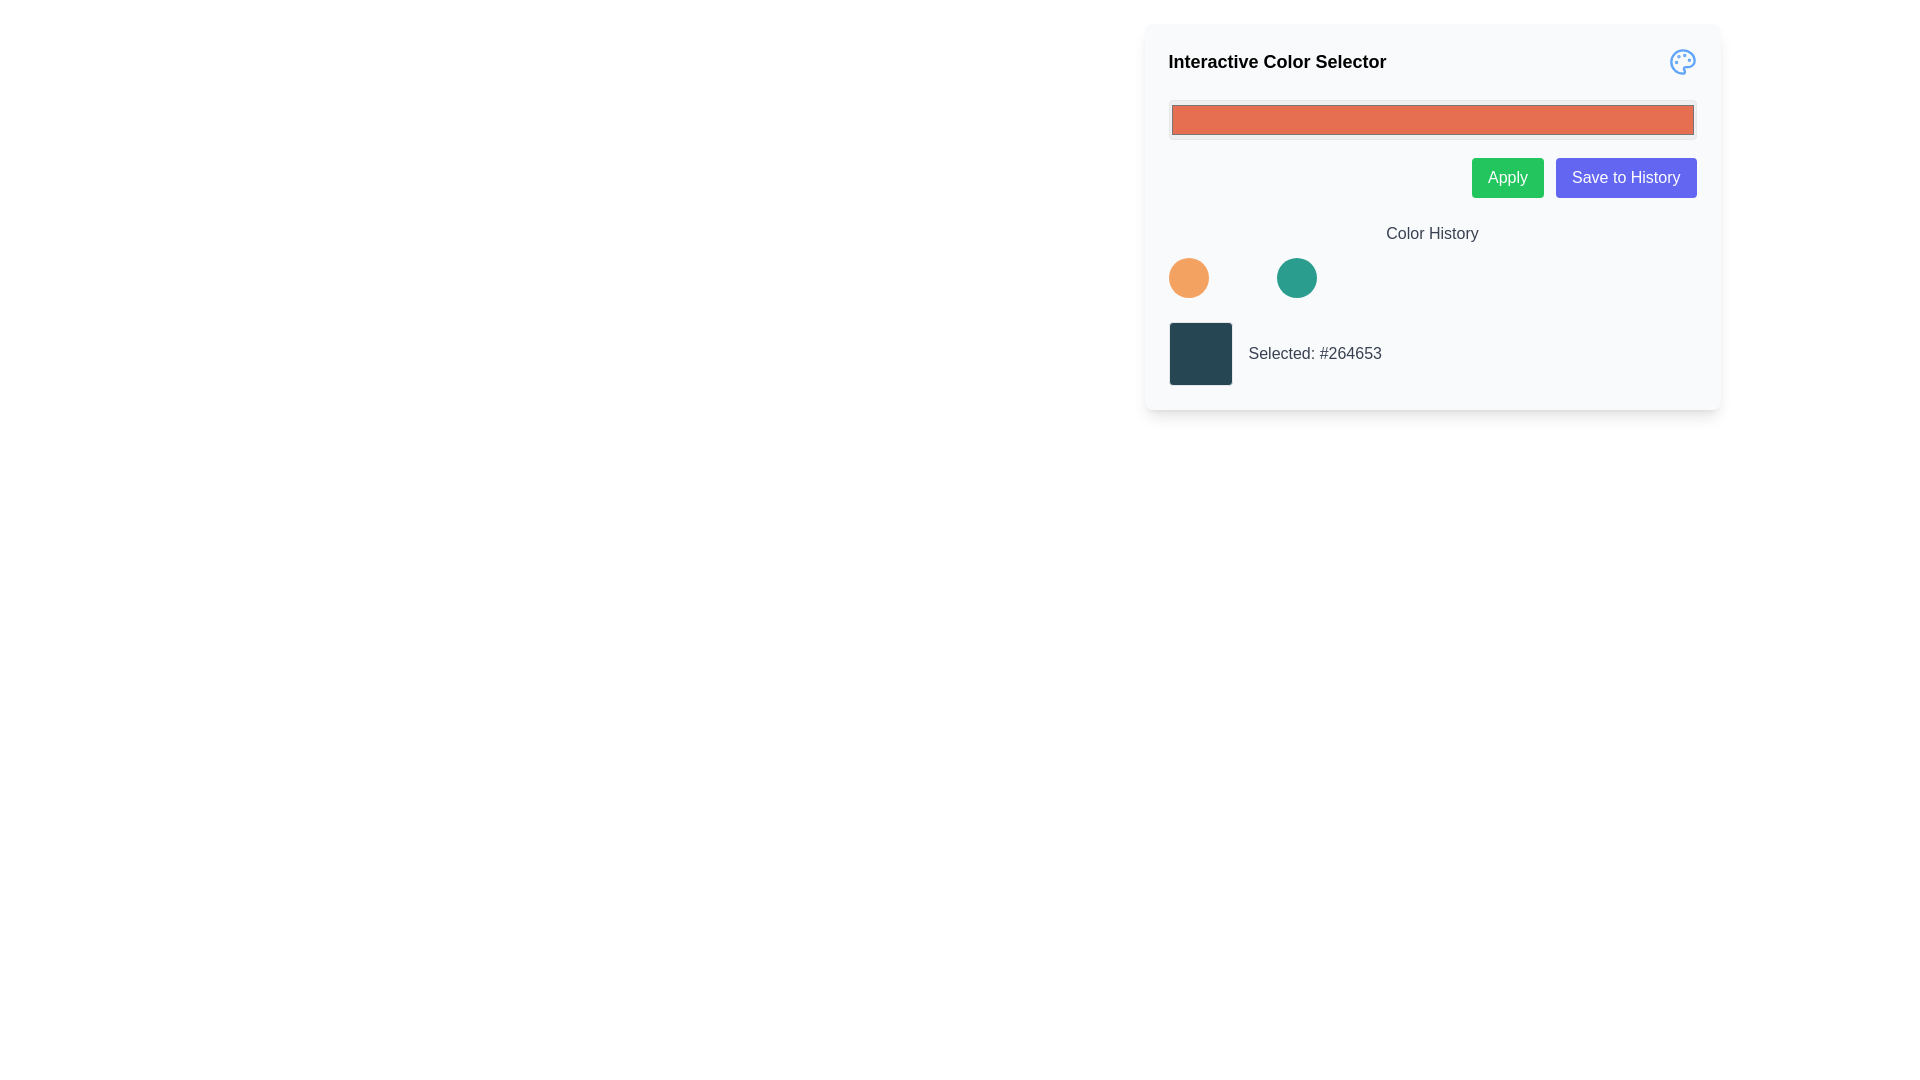 The height and width of the screenshot is (1080, 1920). What do you see at coordinates (1431, 148) in the screenshot?
I see `the color input field located at the top of the 'Interactive Color Selector' interface` at bounding box center [1431, 148].